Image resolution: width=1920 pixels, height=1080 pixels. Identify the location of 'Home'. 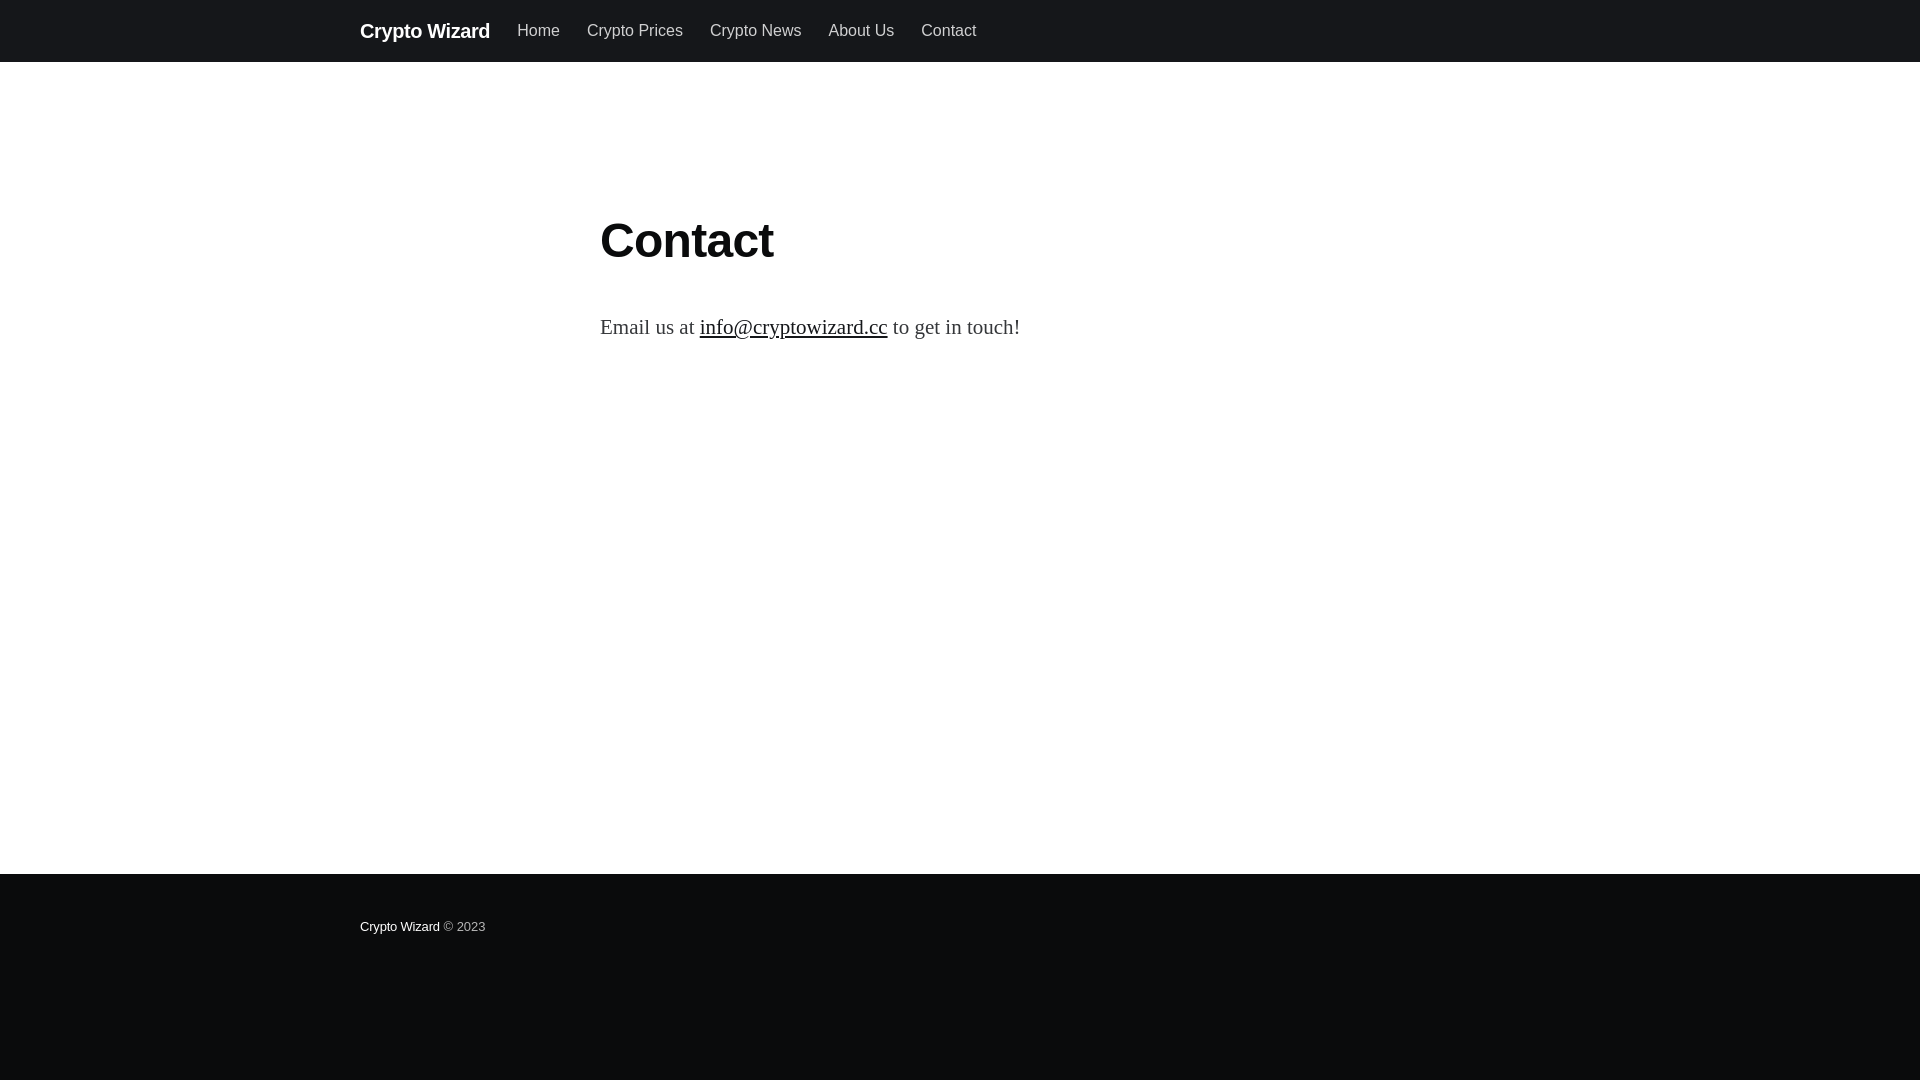
(538, 30).